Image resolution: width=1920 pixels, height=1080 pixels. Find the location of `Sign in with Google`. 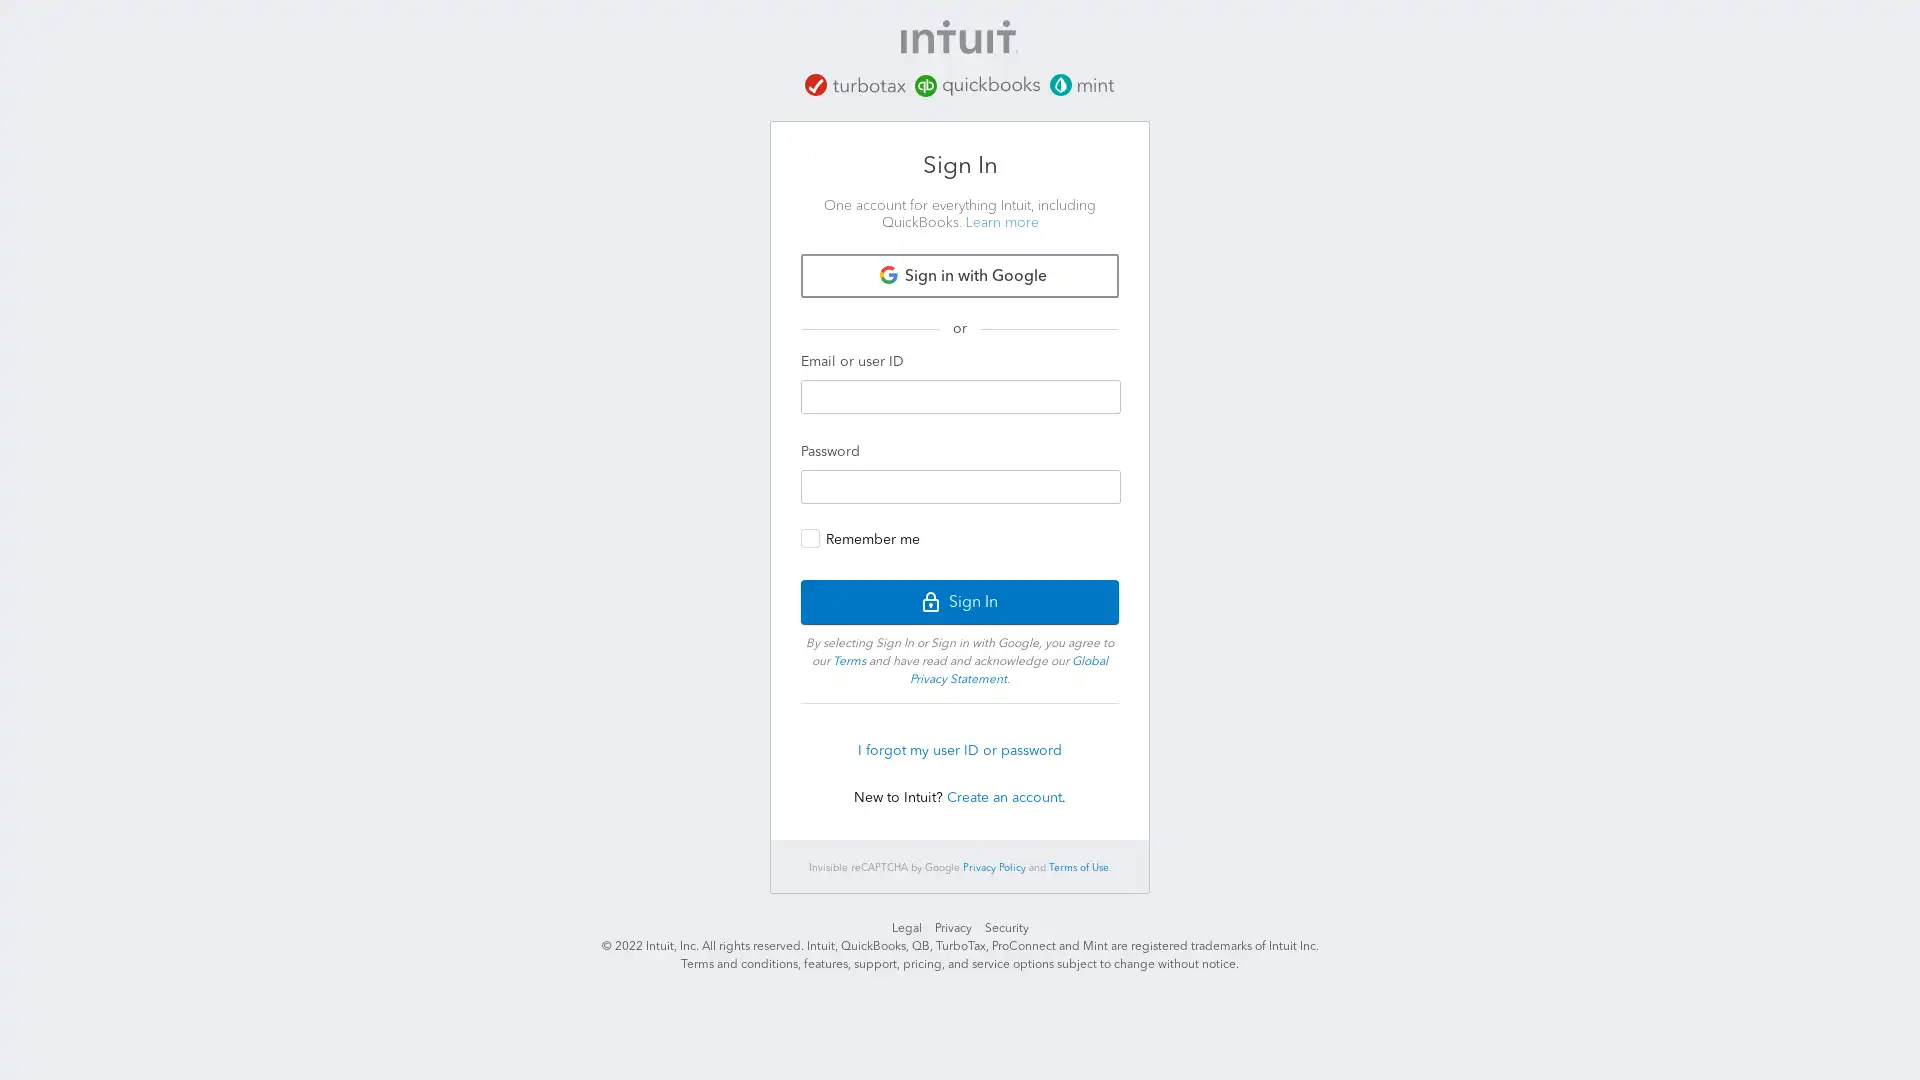

Sign in with Google is located at coordinates (960, 274).